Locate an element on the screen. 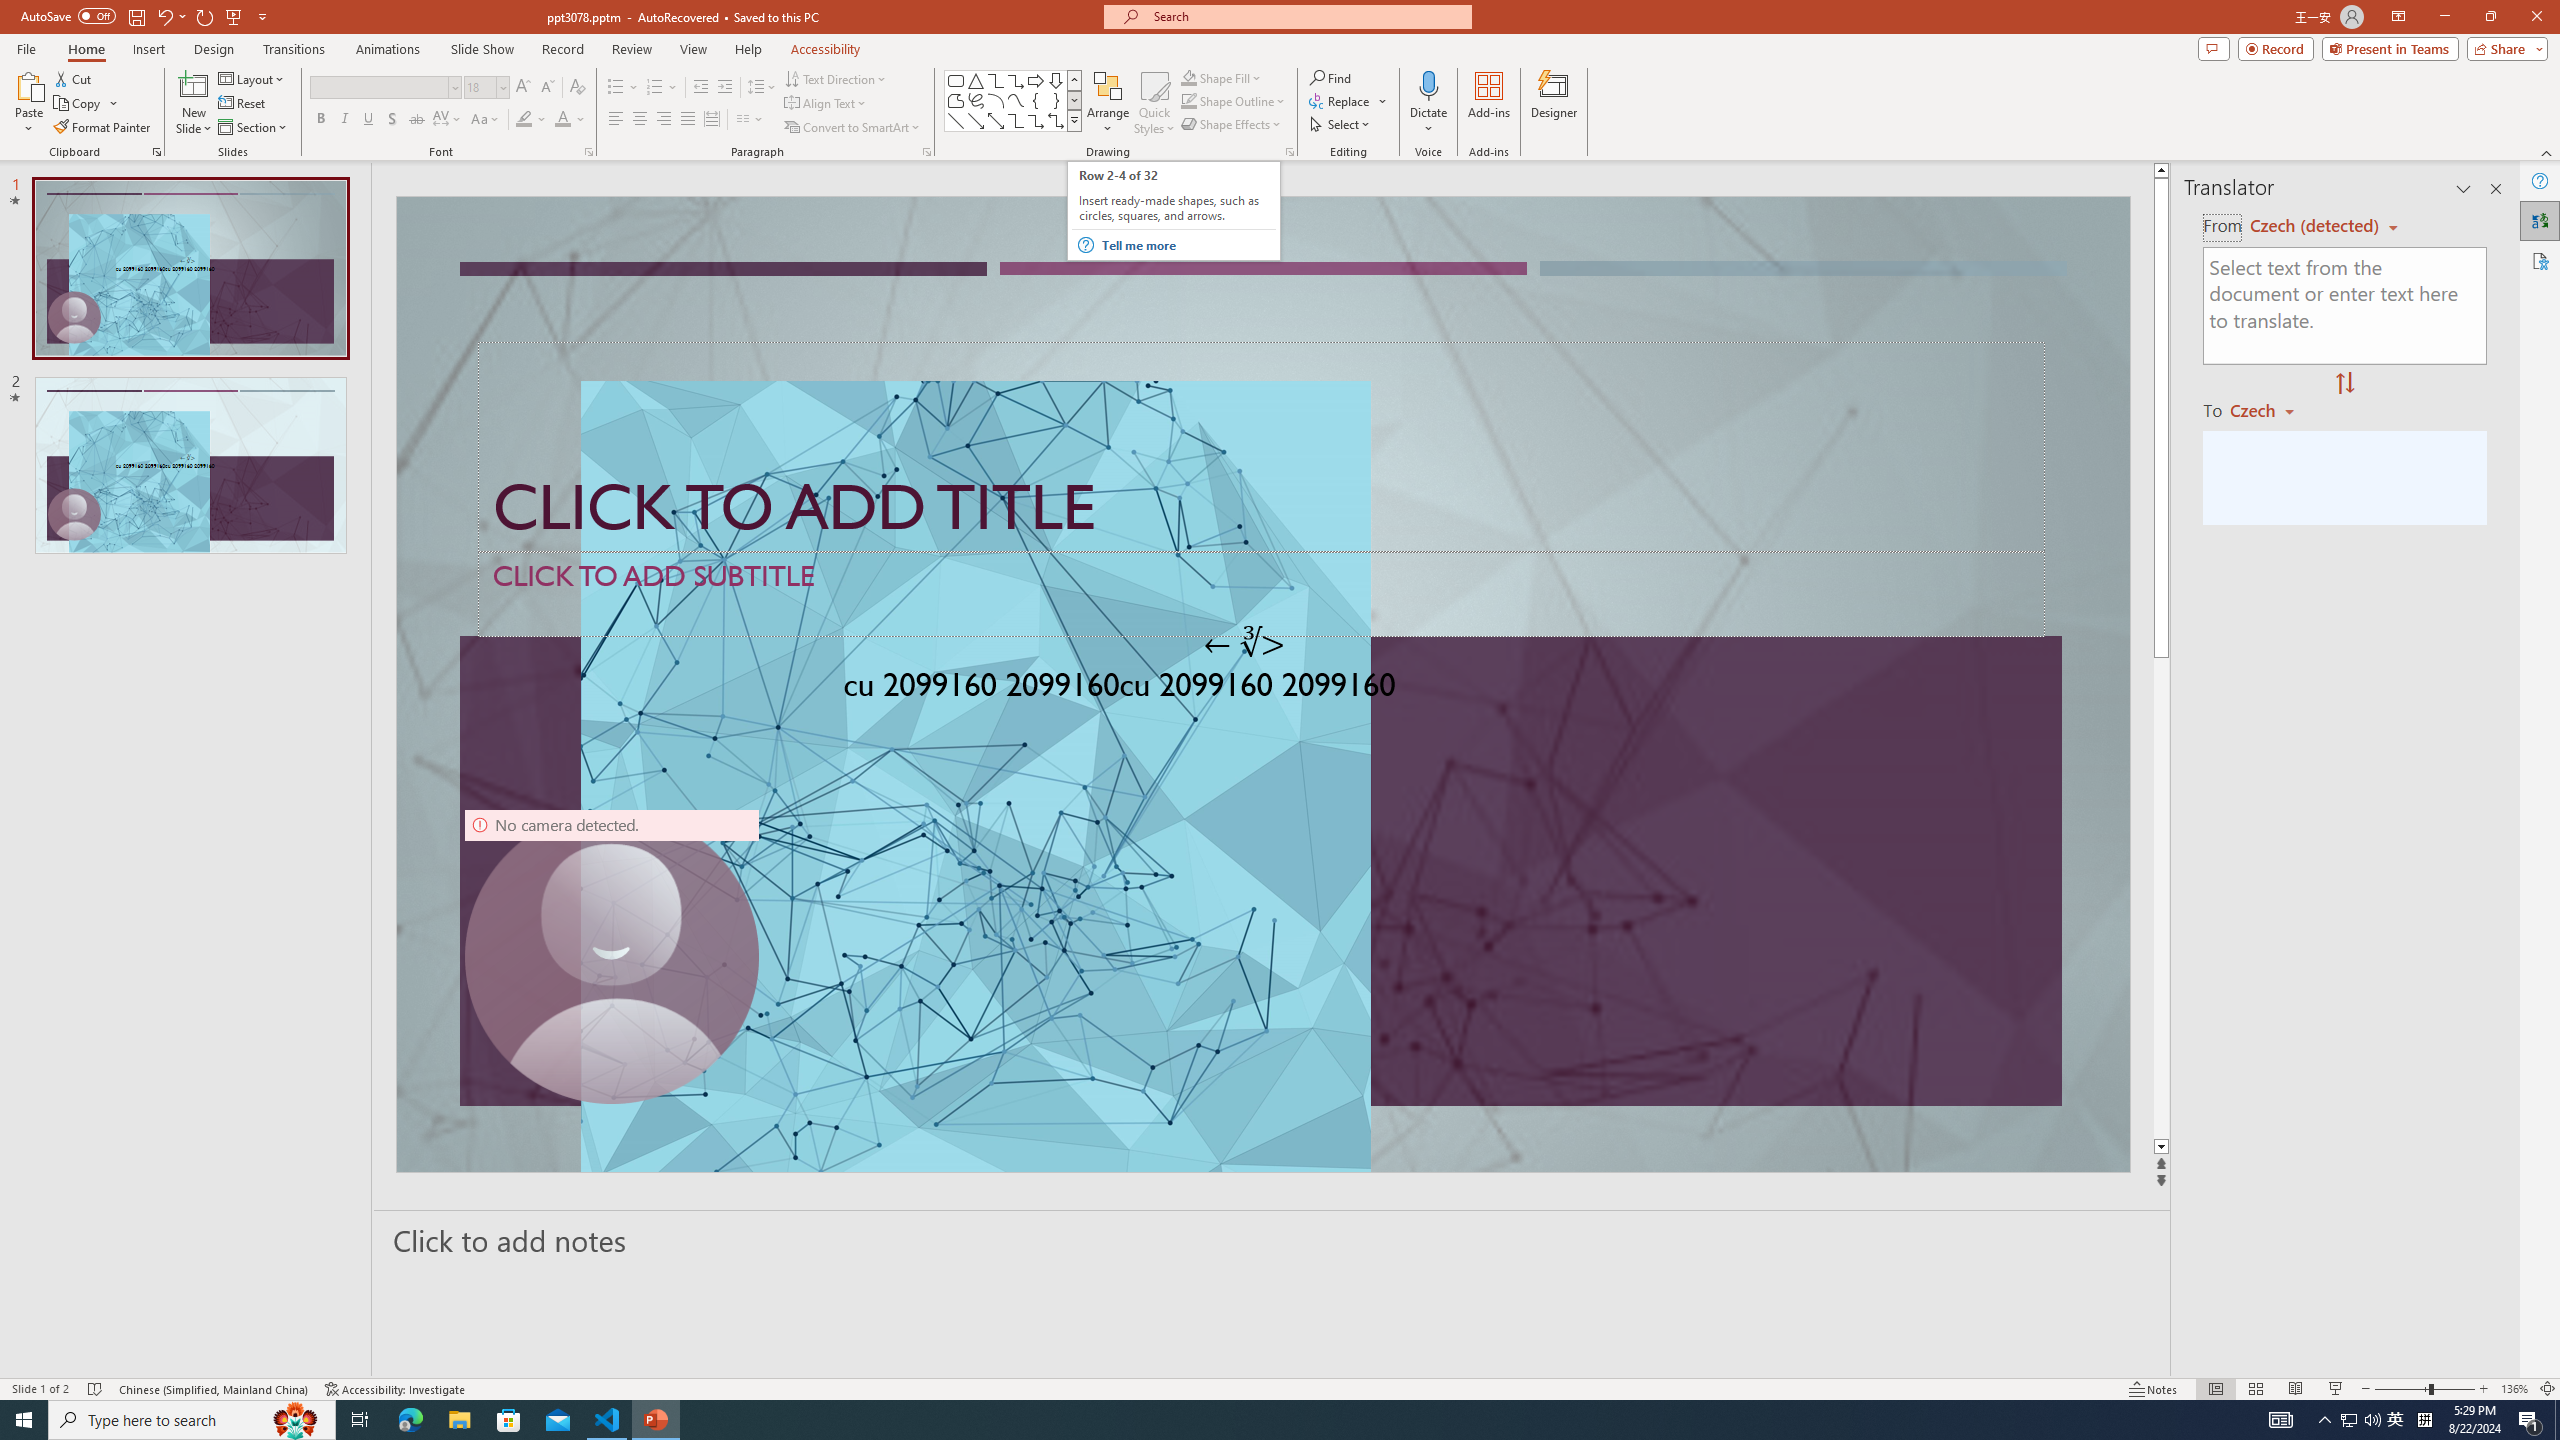 Image resolution: width=2560 pixels, height=1440 pixels. 'Layout' is located at coordinates (252, 78).